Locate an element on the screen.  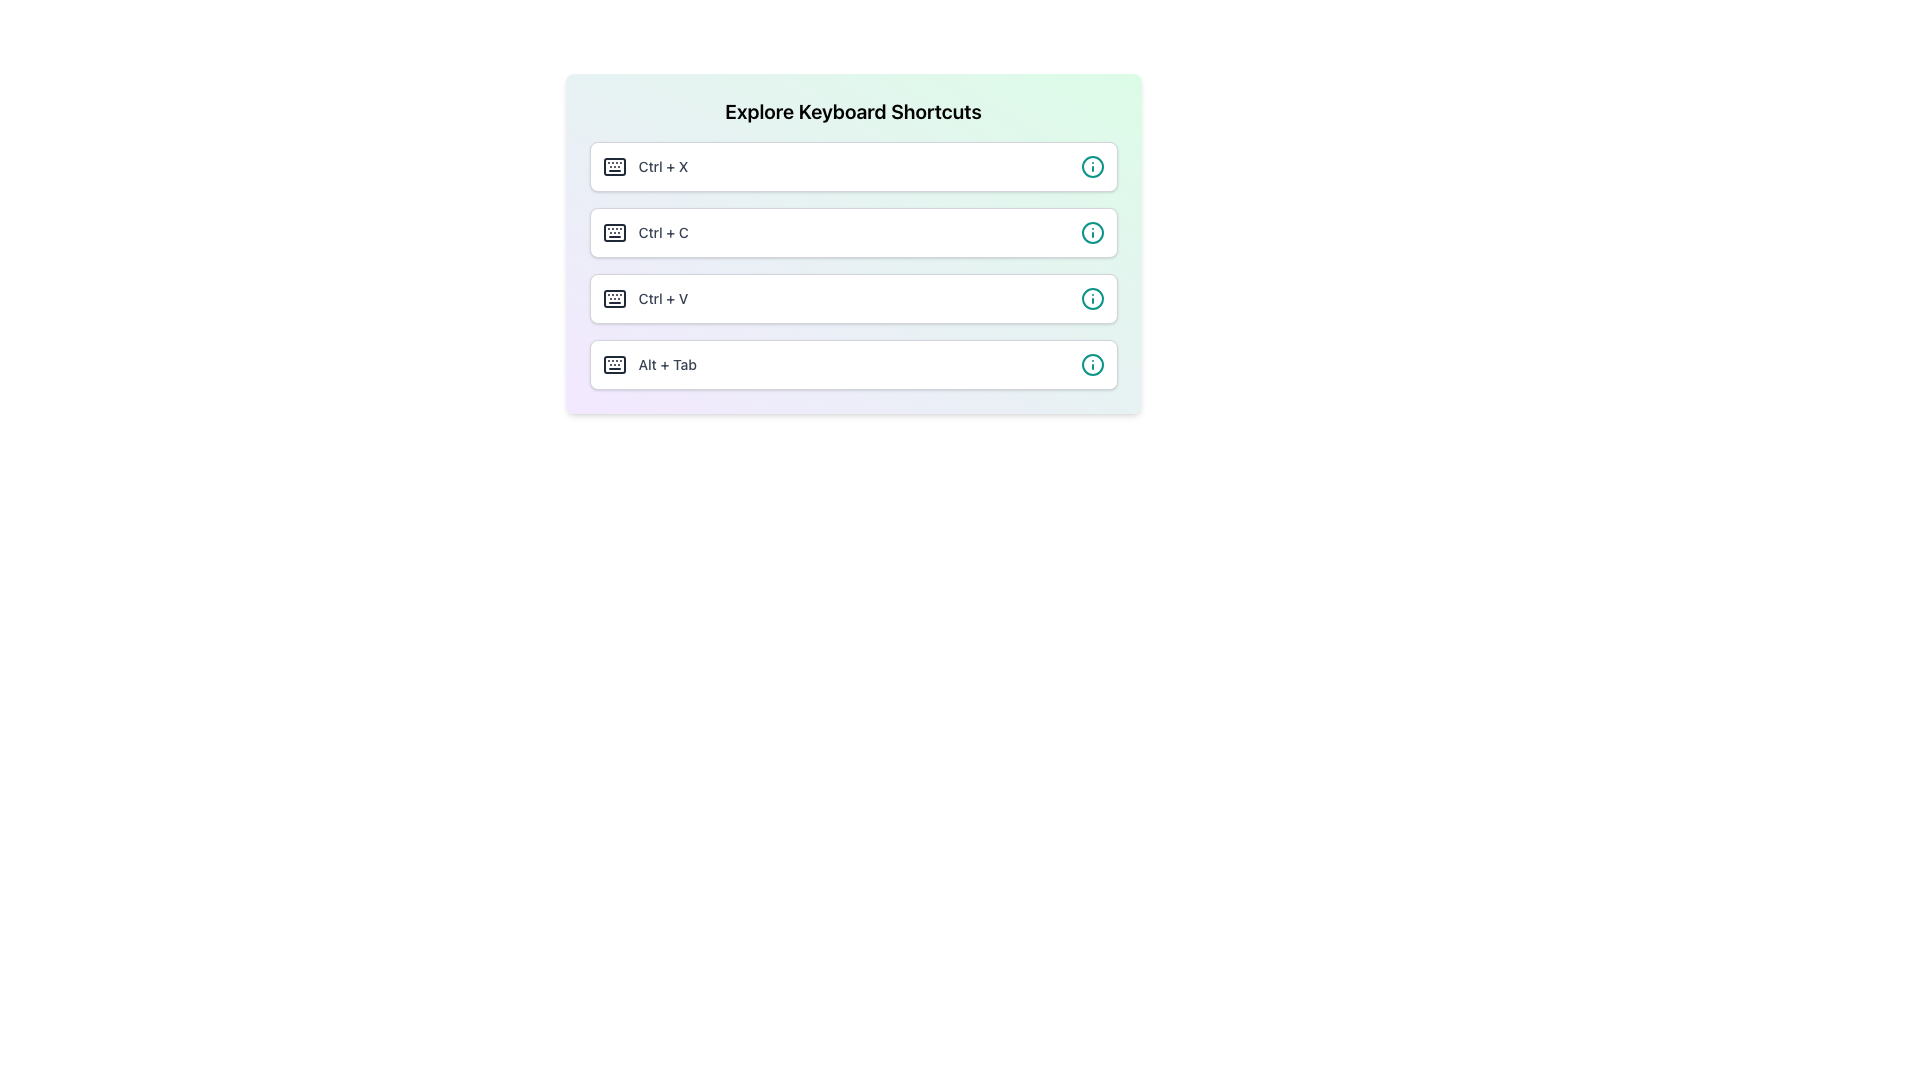
the associated information for the text label displaying 'Alt + Tab' next to a keyboard icon, which is the fourth entry in the list of keyboard shortcuts is located at coordinates (649, 365).